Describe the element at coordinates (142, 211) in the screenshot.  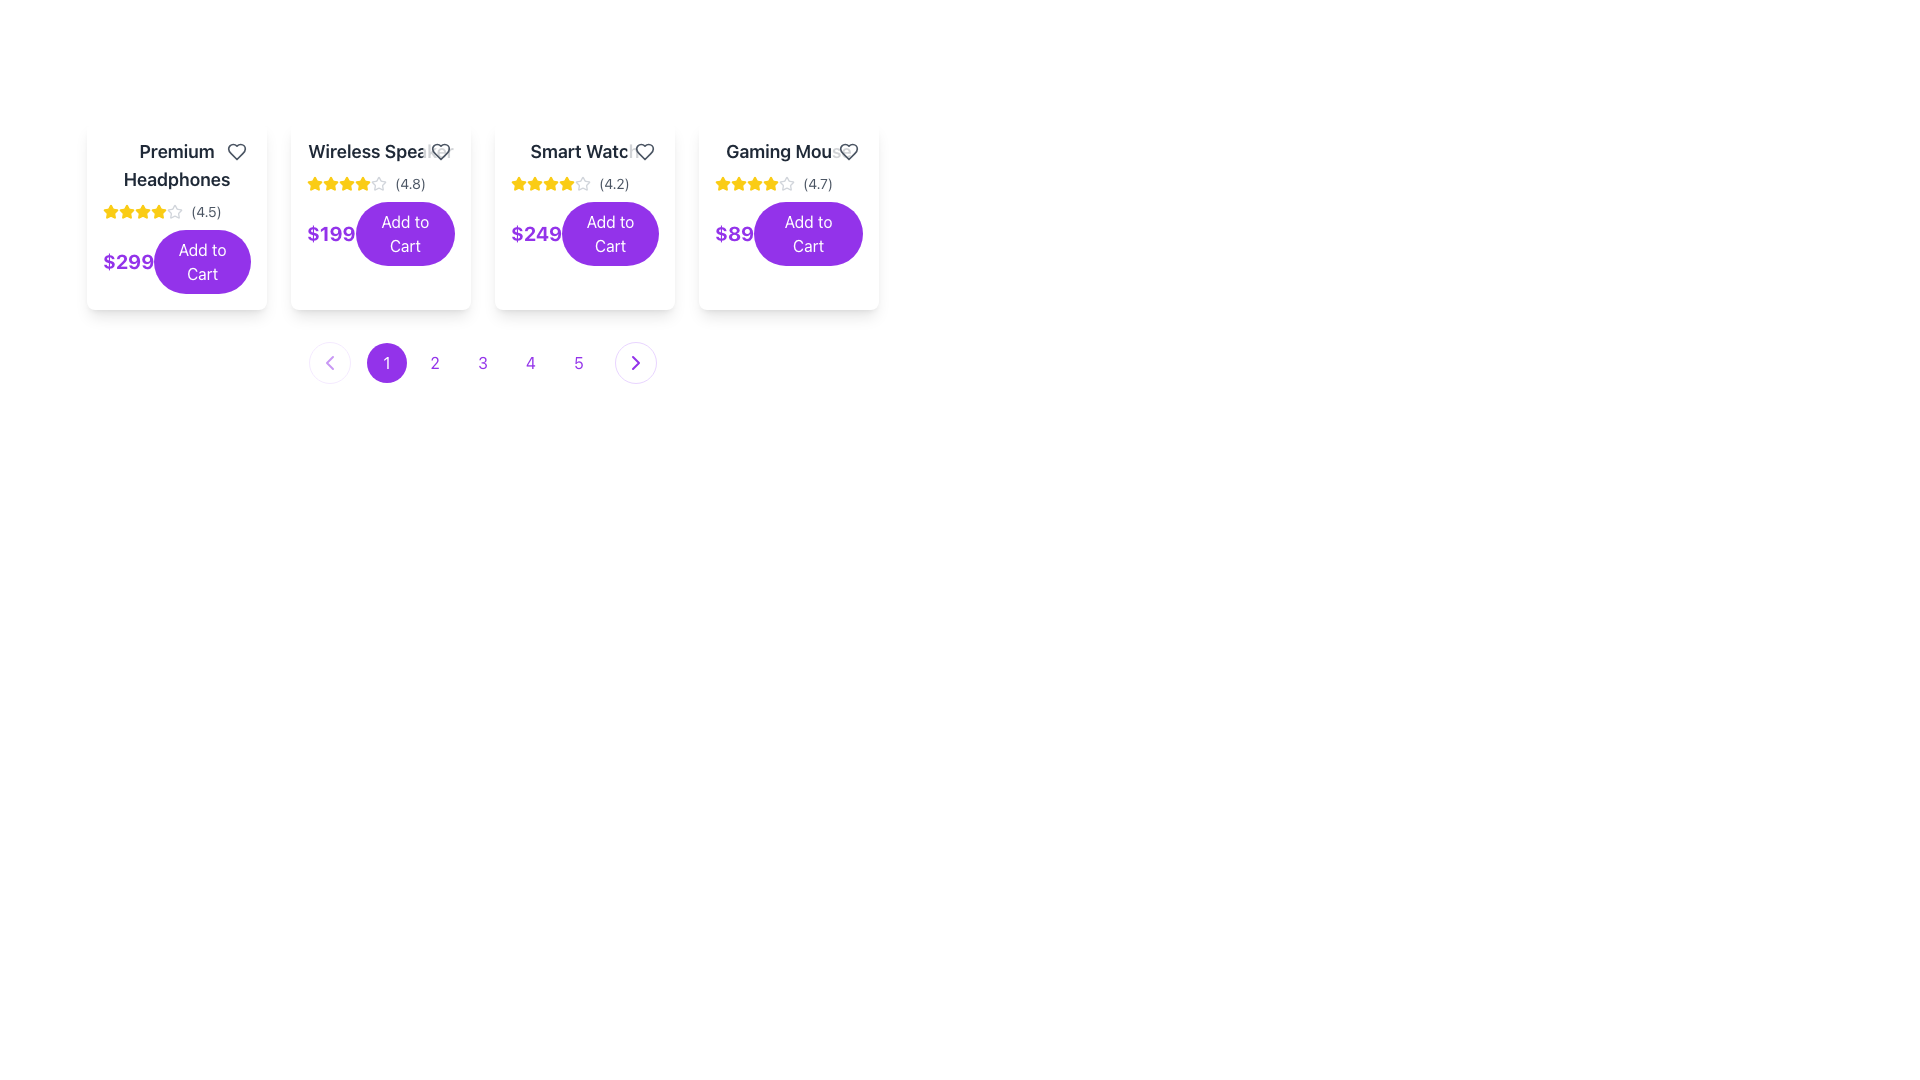
I see `the filled yellow star-shaped icon, the first star in the rating system of the 'Premium Headphones' product card` at that location.